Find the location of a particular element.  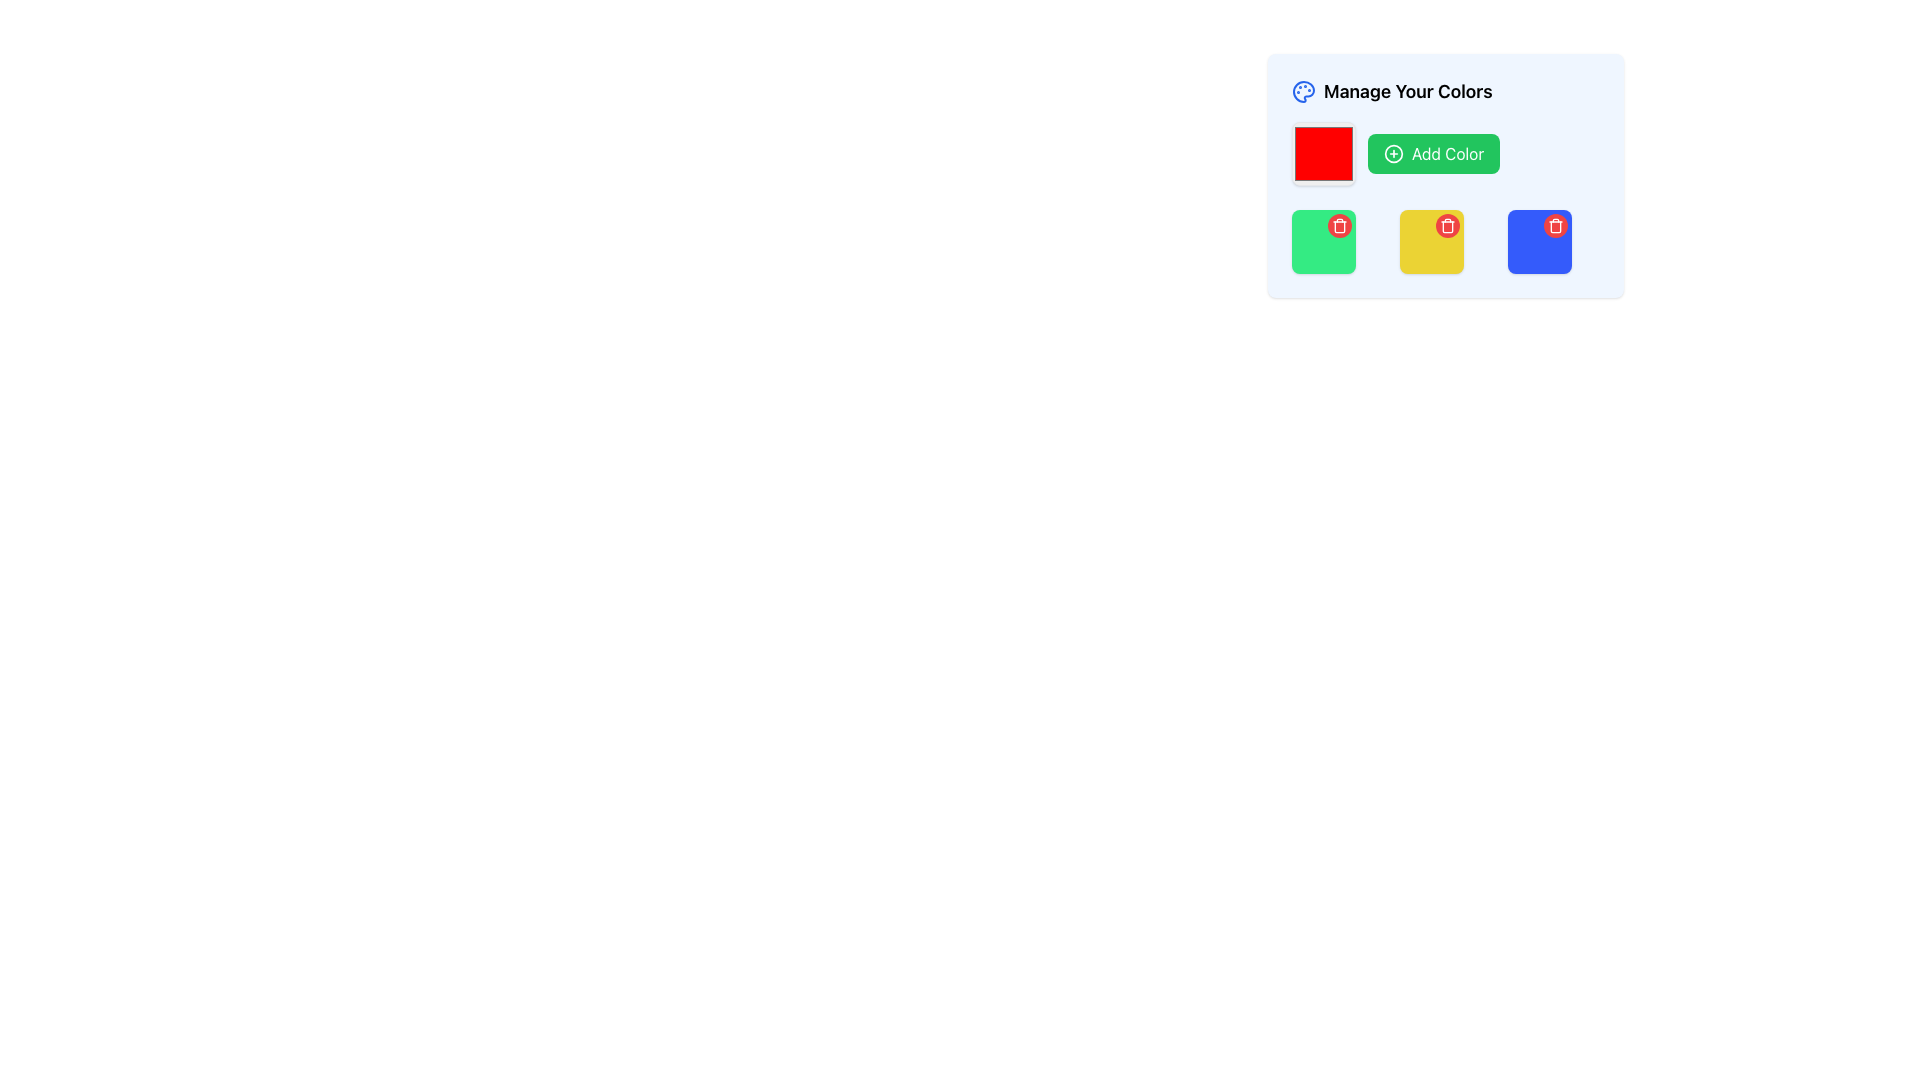

the 'Add Color' button, which is a green button with white text and a plus icon, located within the 'Manage Your Colors' section is located at coordinates (1445, 153).